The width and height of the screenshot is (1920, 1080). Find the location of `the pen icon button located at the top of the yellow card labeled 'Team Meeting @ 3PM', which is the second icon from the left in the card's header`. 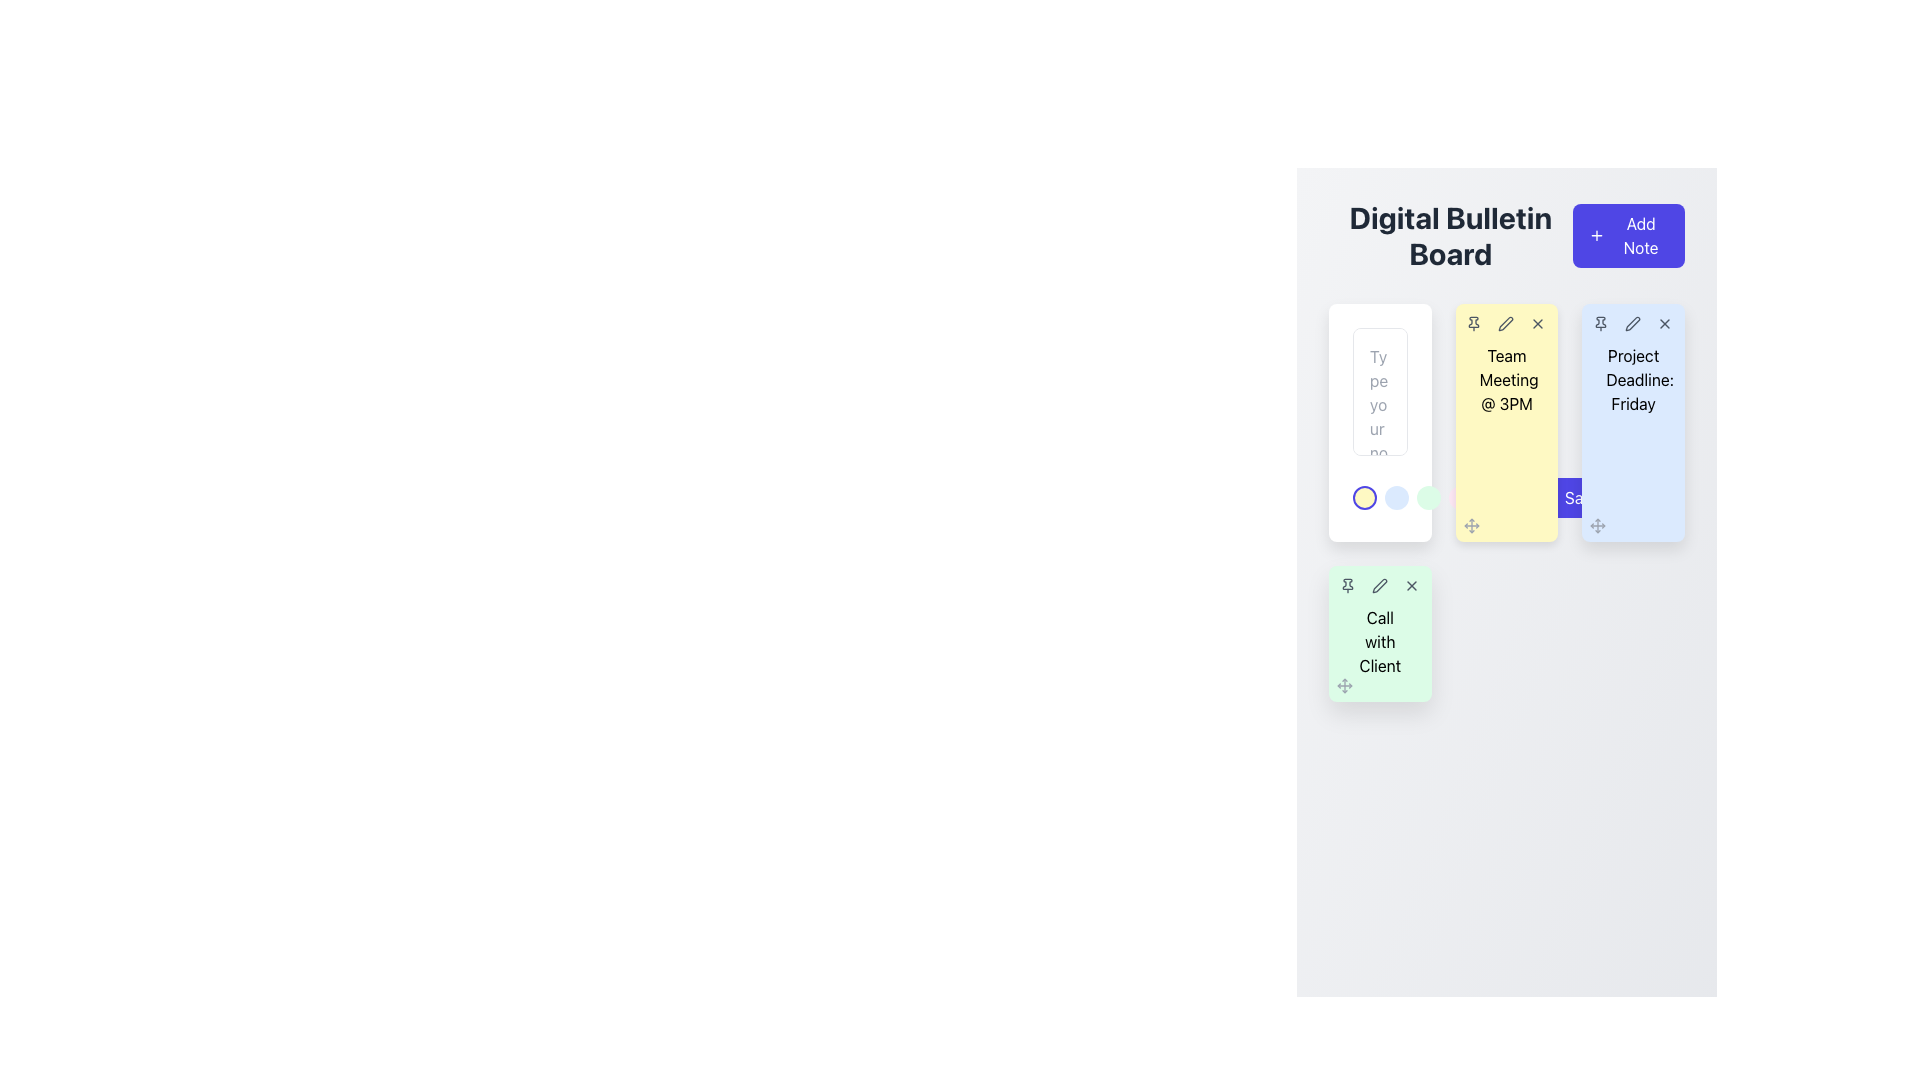

the pen icon button located at the top of the yellow card labeled 'Team Meeting @ 3PM', which is the second icon from the left in the card's header is located at coordinates (1506, 323).